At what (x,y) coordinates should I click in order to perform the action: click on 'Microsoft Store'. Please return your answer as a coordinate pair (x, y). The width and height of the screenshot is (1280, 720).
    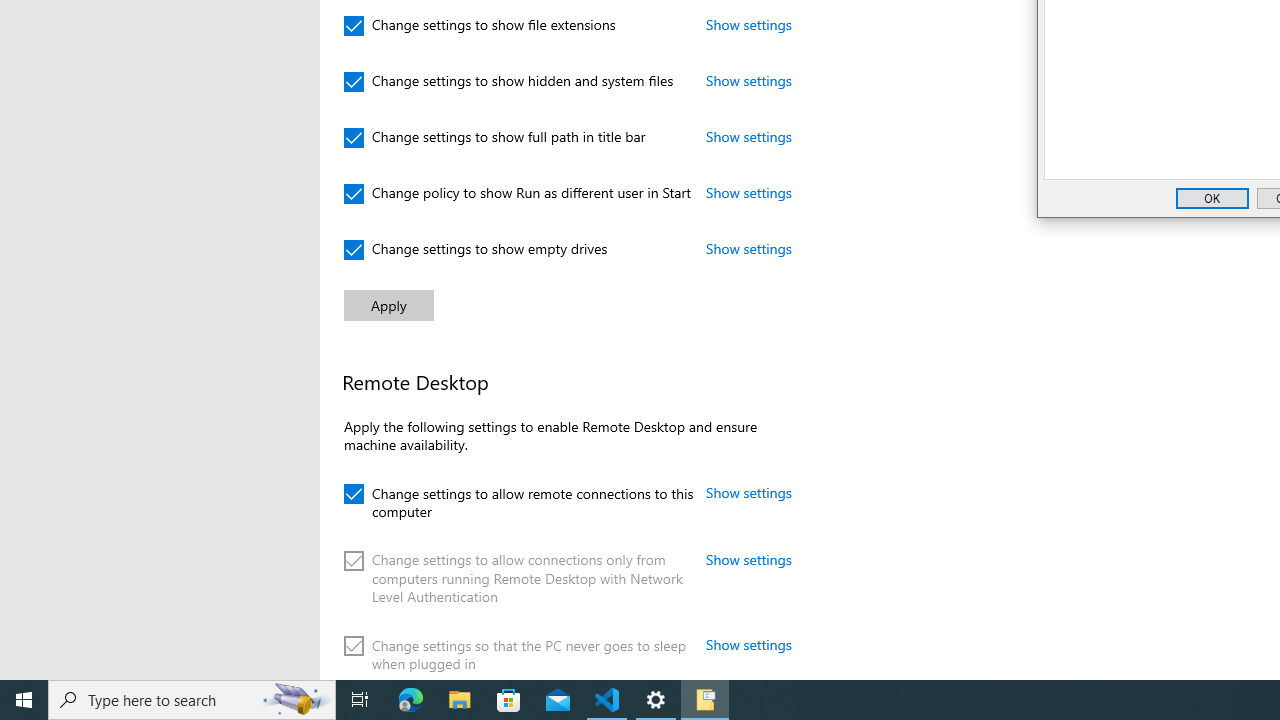
    Looking at the image, I should click on (509, 698).